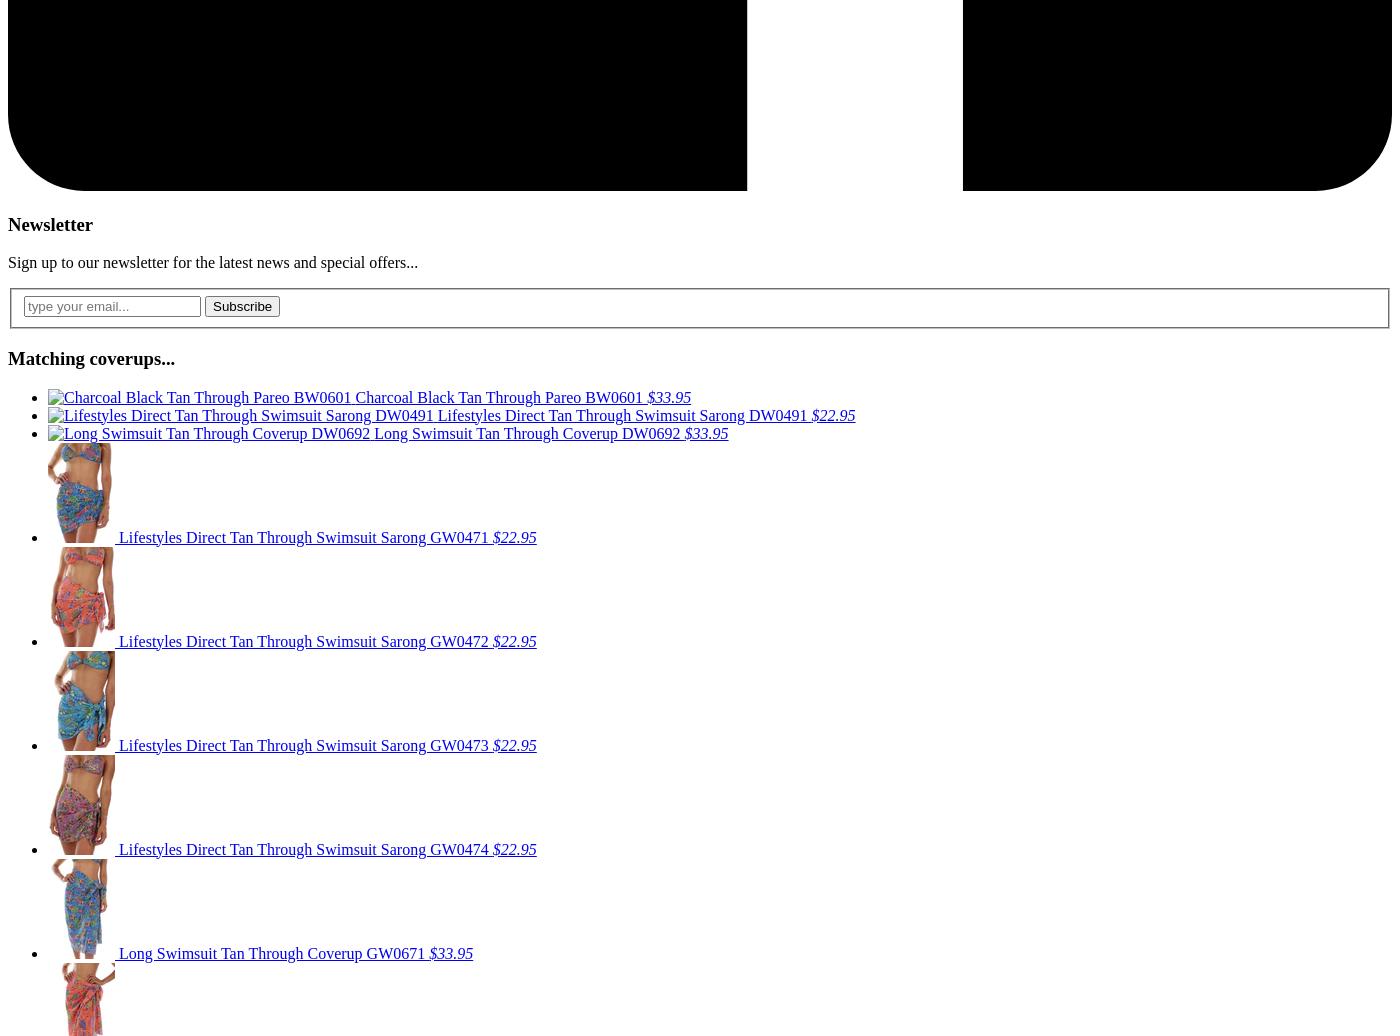 The height and width of the screenshot is (1036, 1400). What do you see at coordinates (501, 396) in the screenshot?
I see `'Charcoal Black Tan Through Pareo BW0601'` at bounding box center [501, 396].